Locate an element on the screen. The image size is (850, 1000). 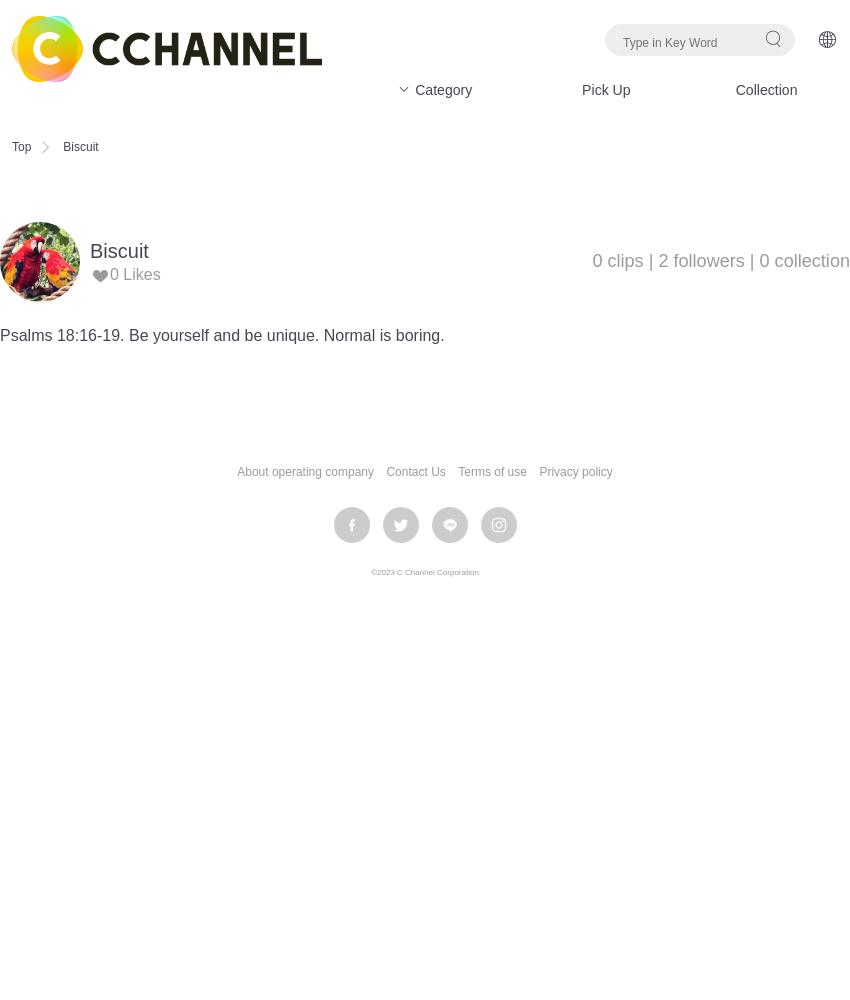
'Category' is located at coordinates (410, 89).